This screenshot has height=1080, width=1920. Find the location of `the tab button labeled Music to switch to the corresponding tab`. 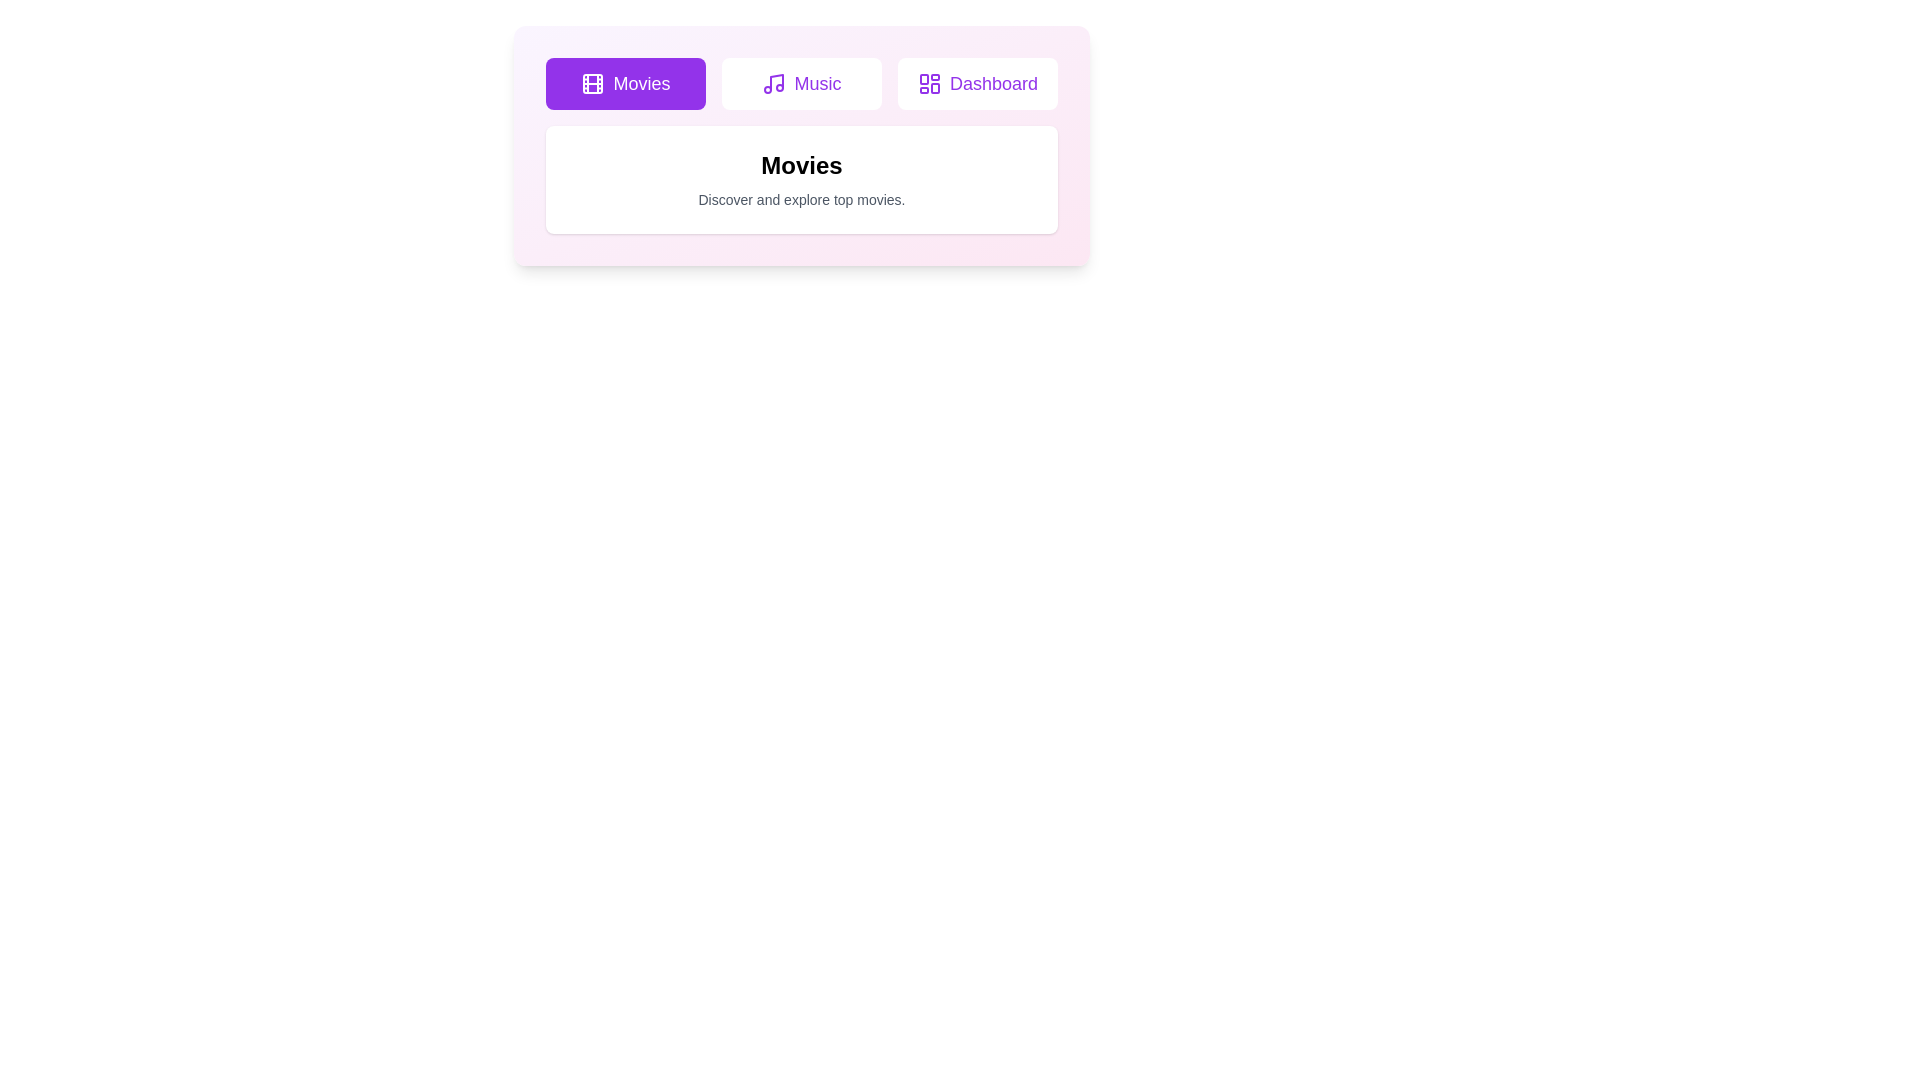

the tab button labeled Music to switch to the corresponding tab is located at coordinates (801, 83).